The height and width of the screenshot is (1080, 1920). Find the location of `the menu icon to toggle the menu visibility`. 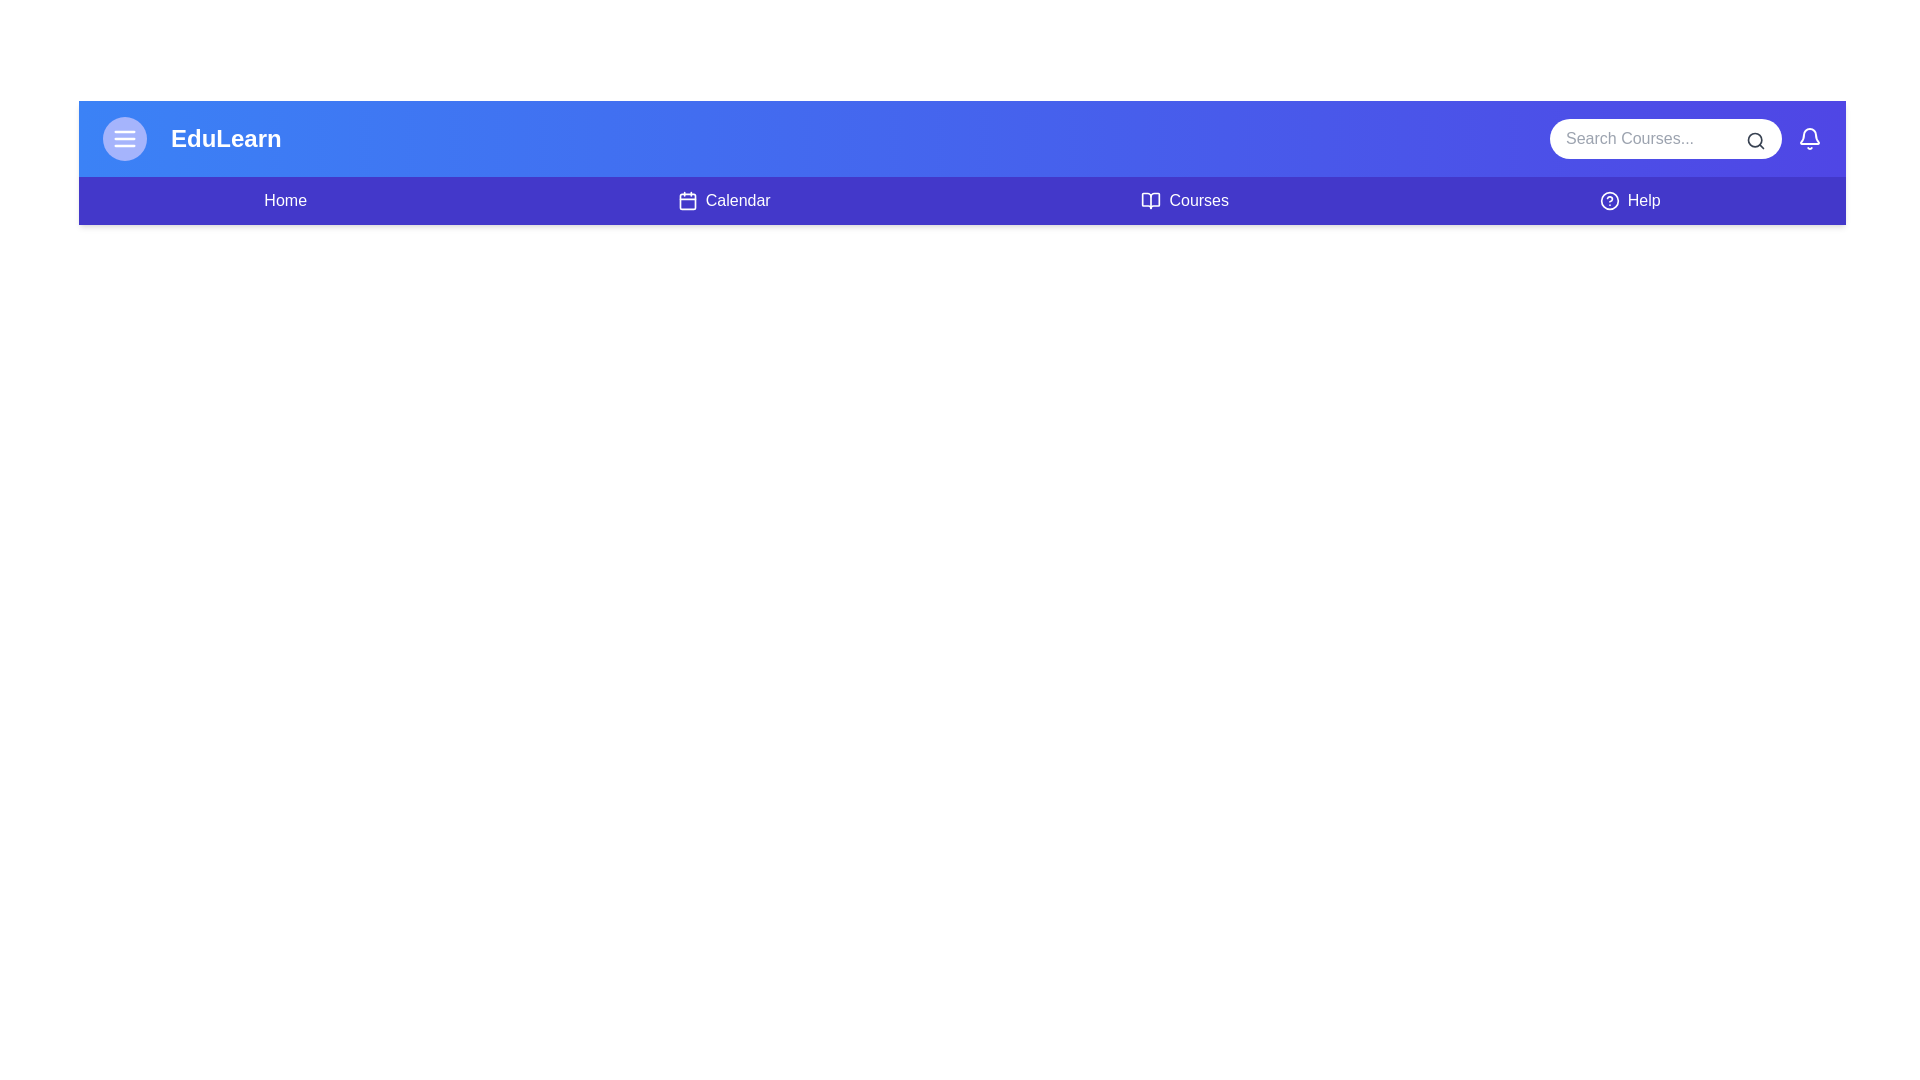

the menu icon to toggle the menu visibility is located at coordinates (123, 137).